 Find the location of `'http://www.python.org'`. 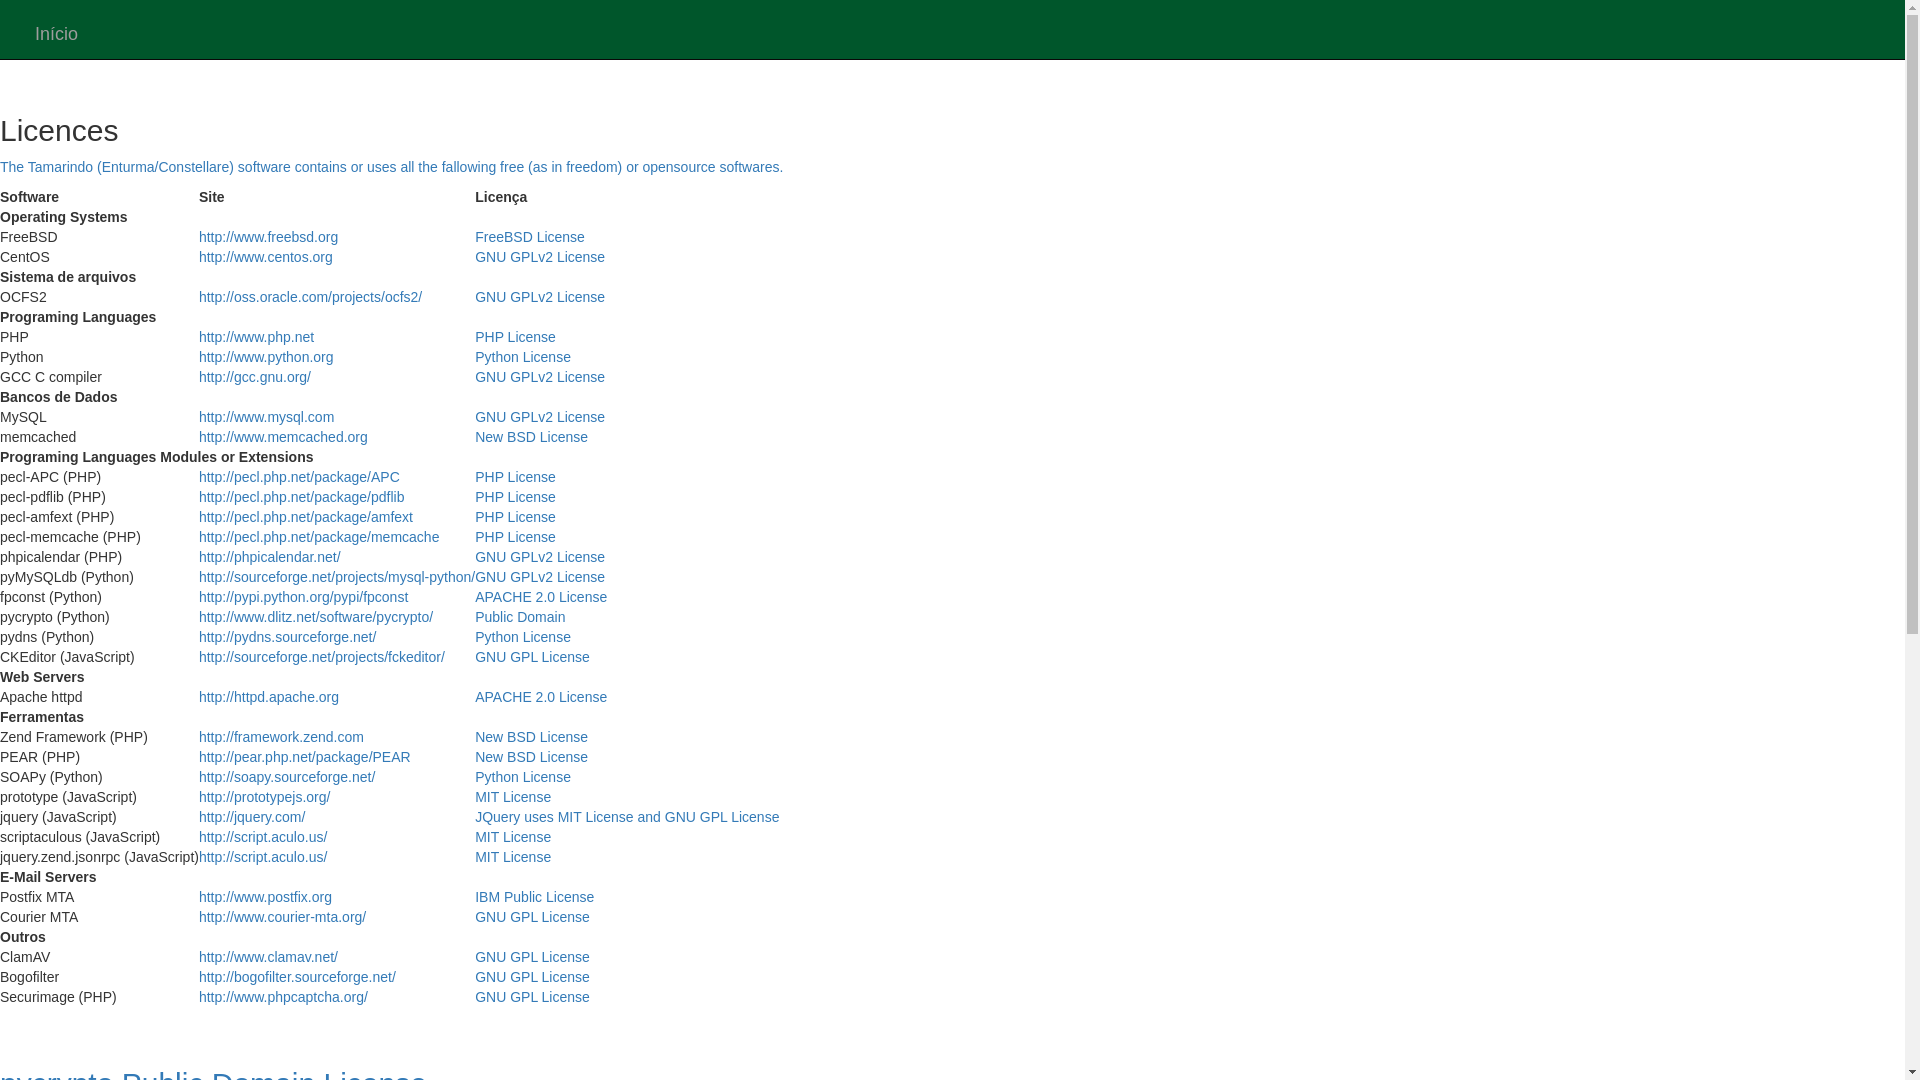

'http://www.python.org' is located at coordinates (265, 356).